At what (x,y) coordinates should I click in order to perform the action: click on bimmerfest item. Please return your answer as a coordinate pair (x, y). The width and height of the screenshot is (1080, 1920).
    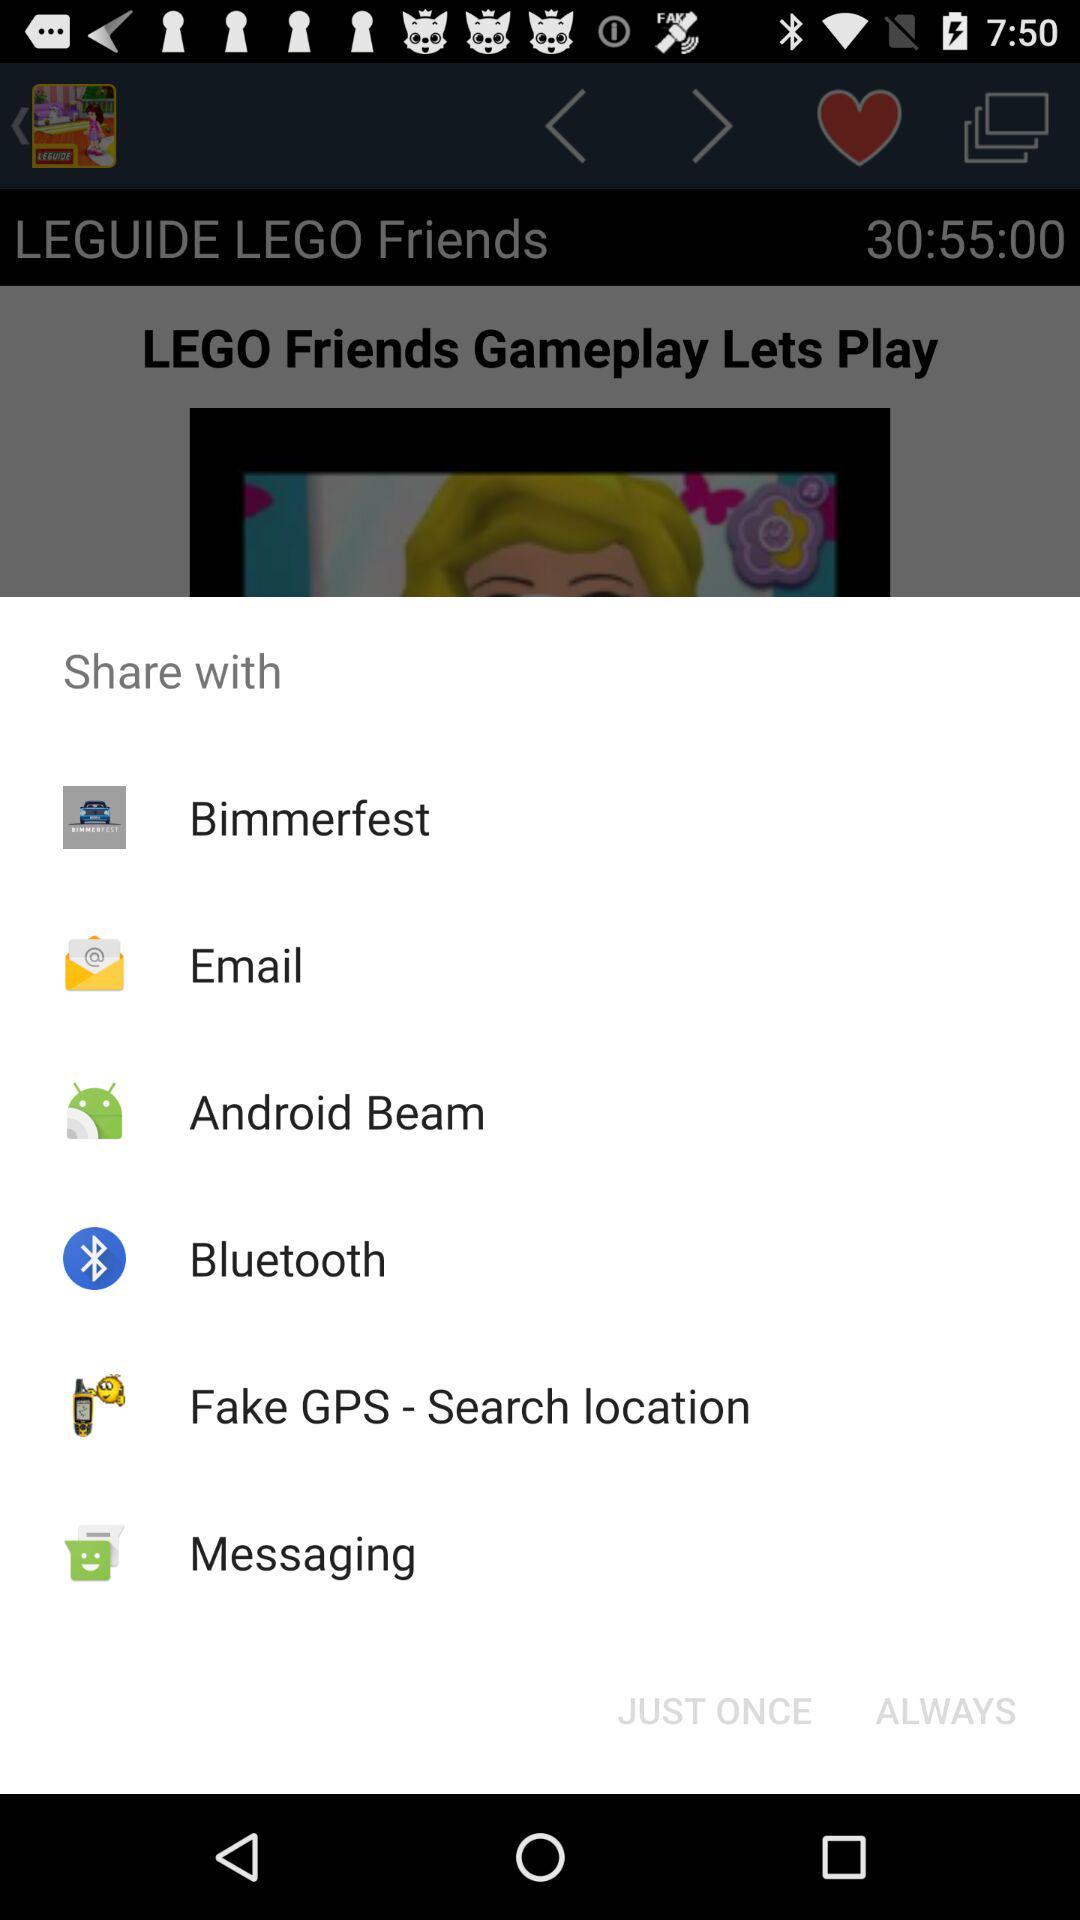
    Looking at the image, I should click on (309, 817).